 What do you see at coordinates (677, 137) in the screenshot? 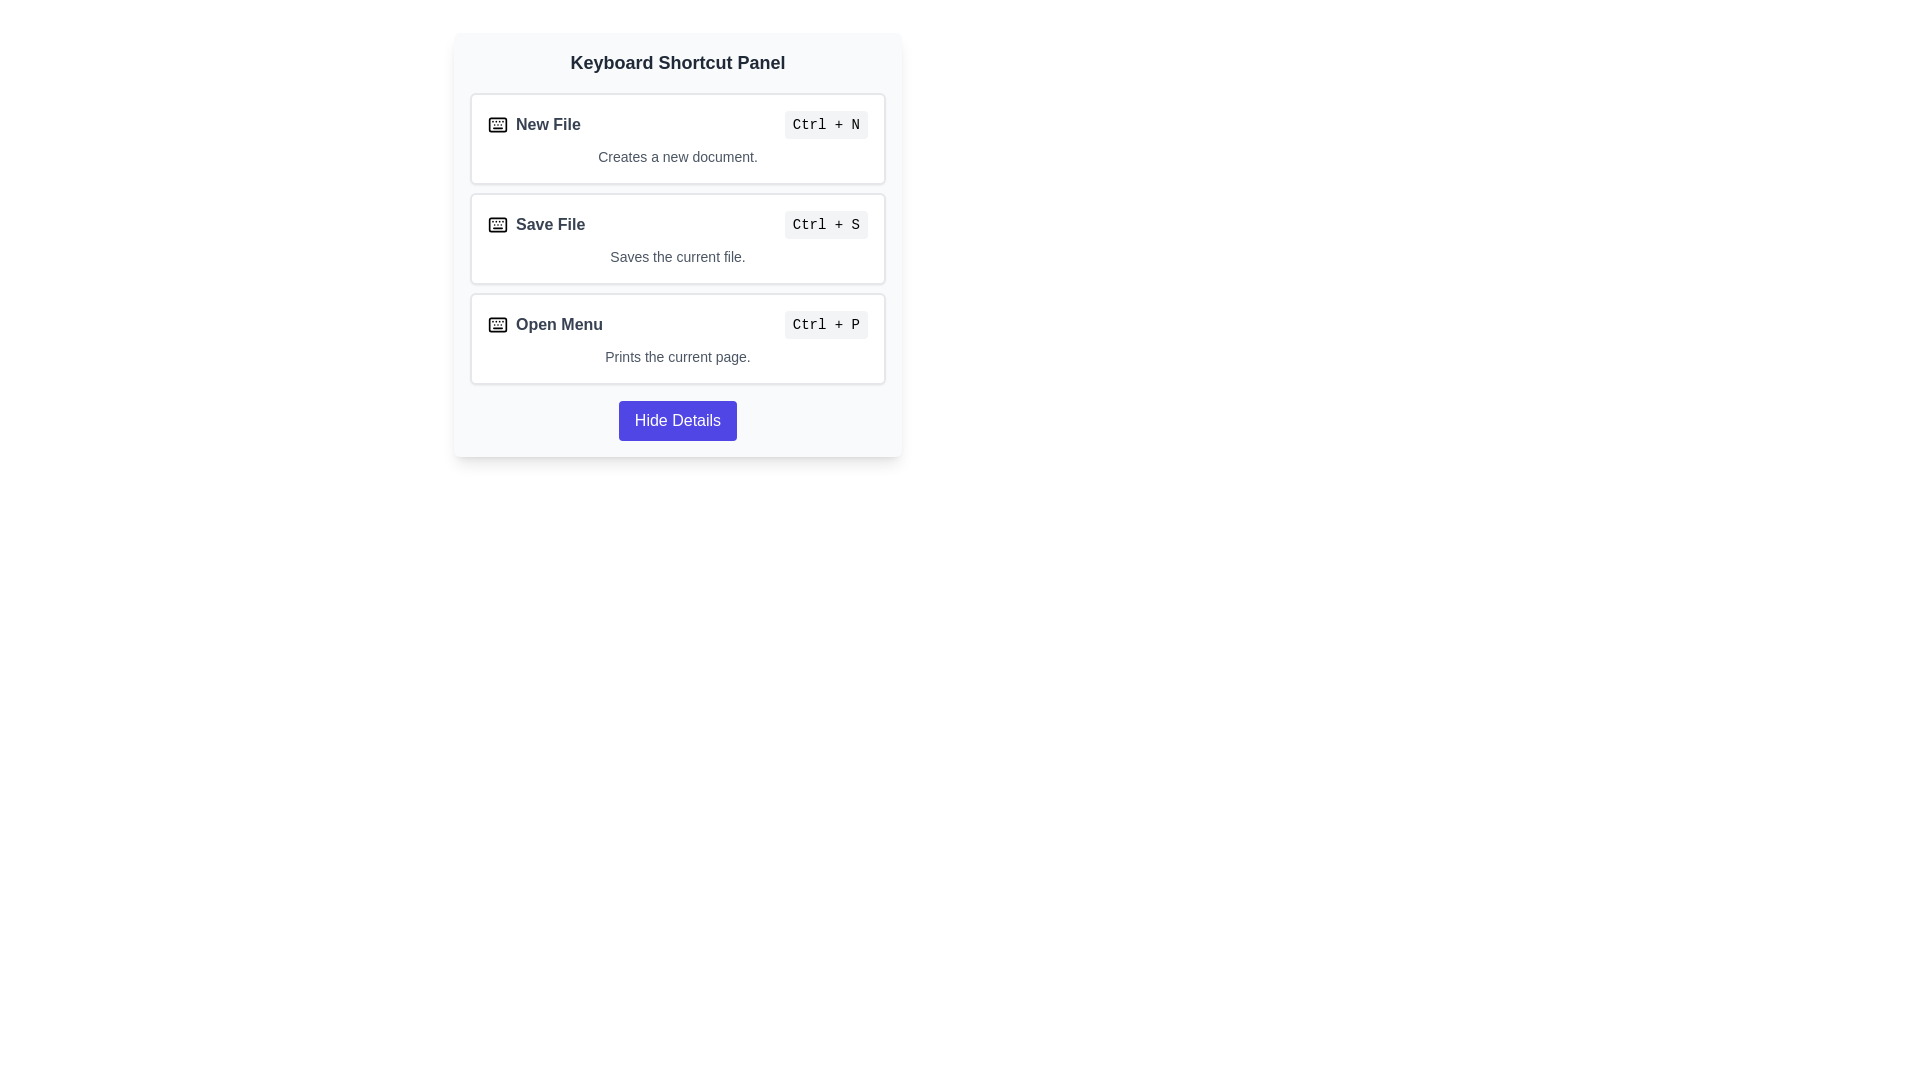
I see `the informational card that describes the 'Ctrl + N' shortcut for creating a new document, located at the top of the vertical list` at bounding box center [677, 137].